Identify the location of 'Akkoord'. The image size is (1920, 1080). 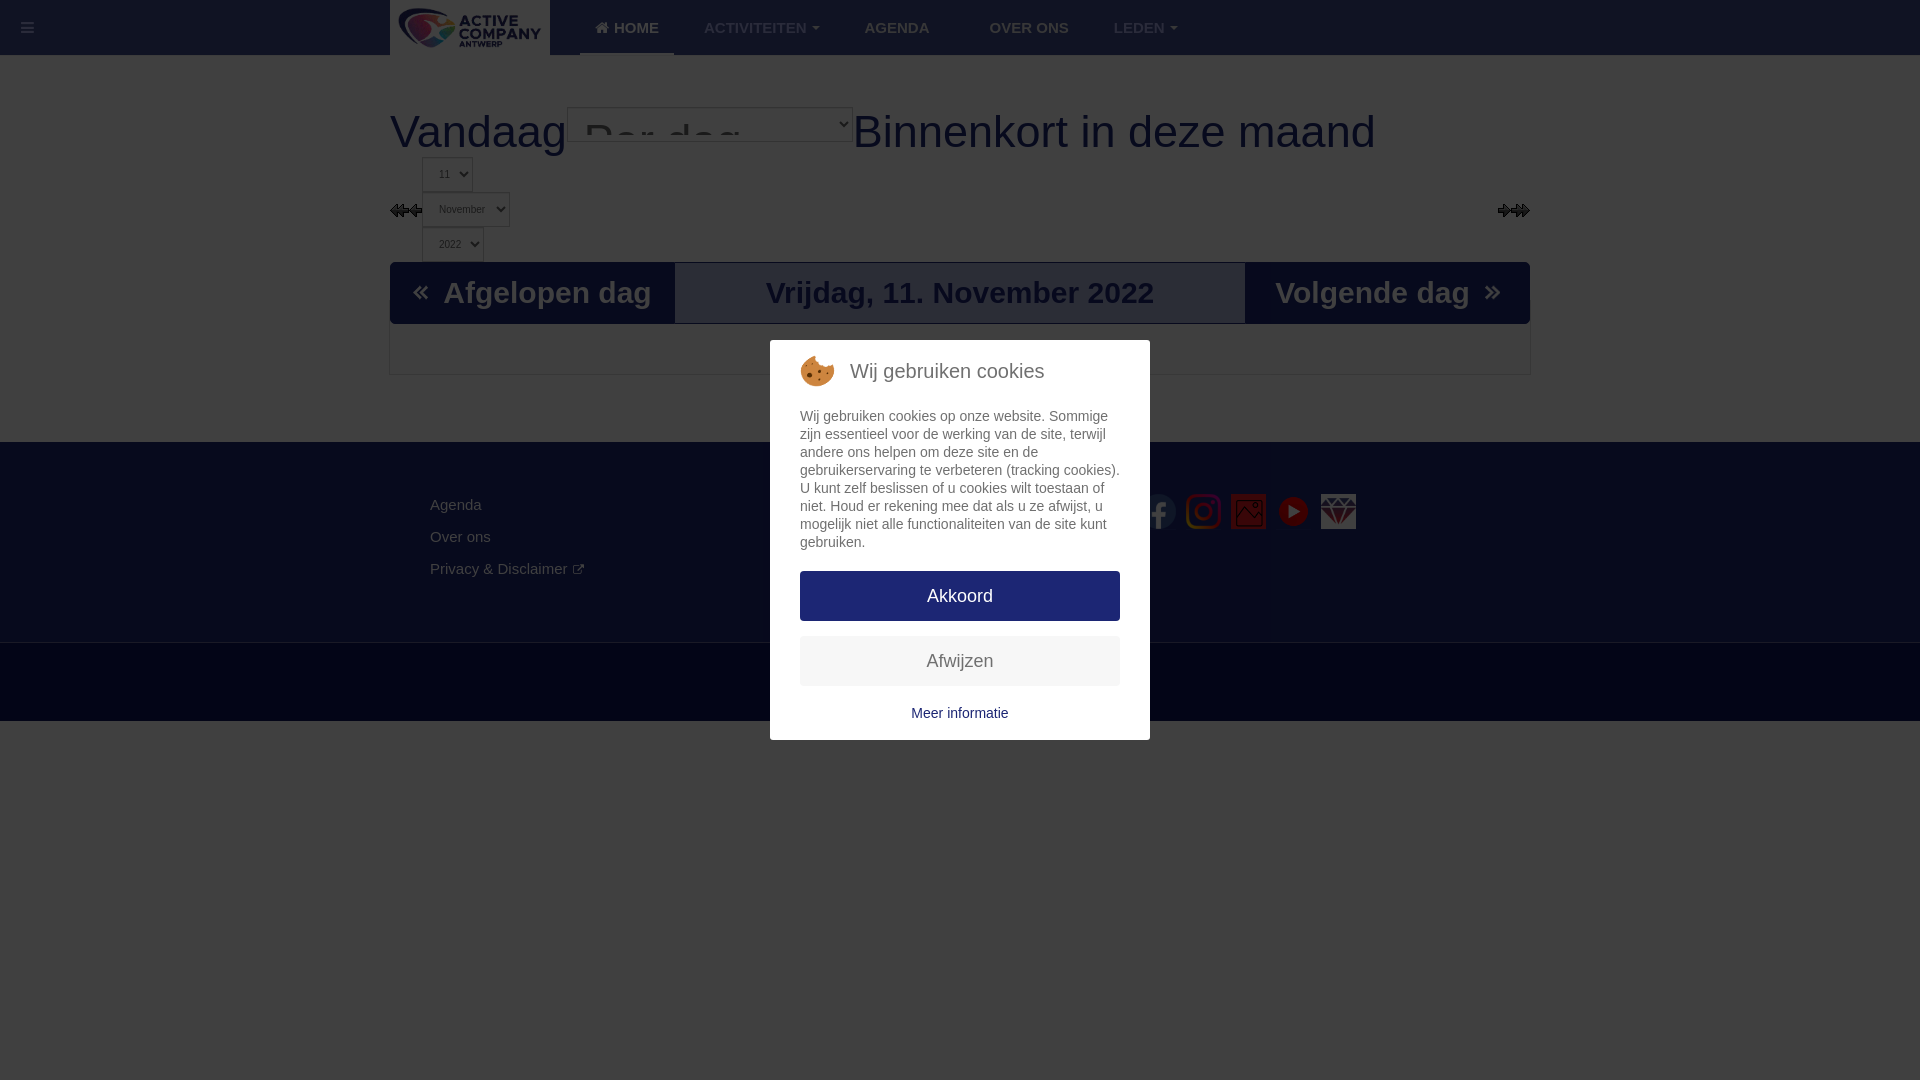
(960, 595).